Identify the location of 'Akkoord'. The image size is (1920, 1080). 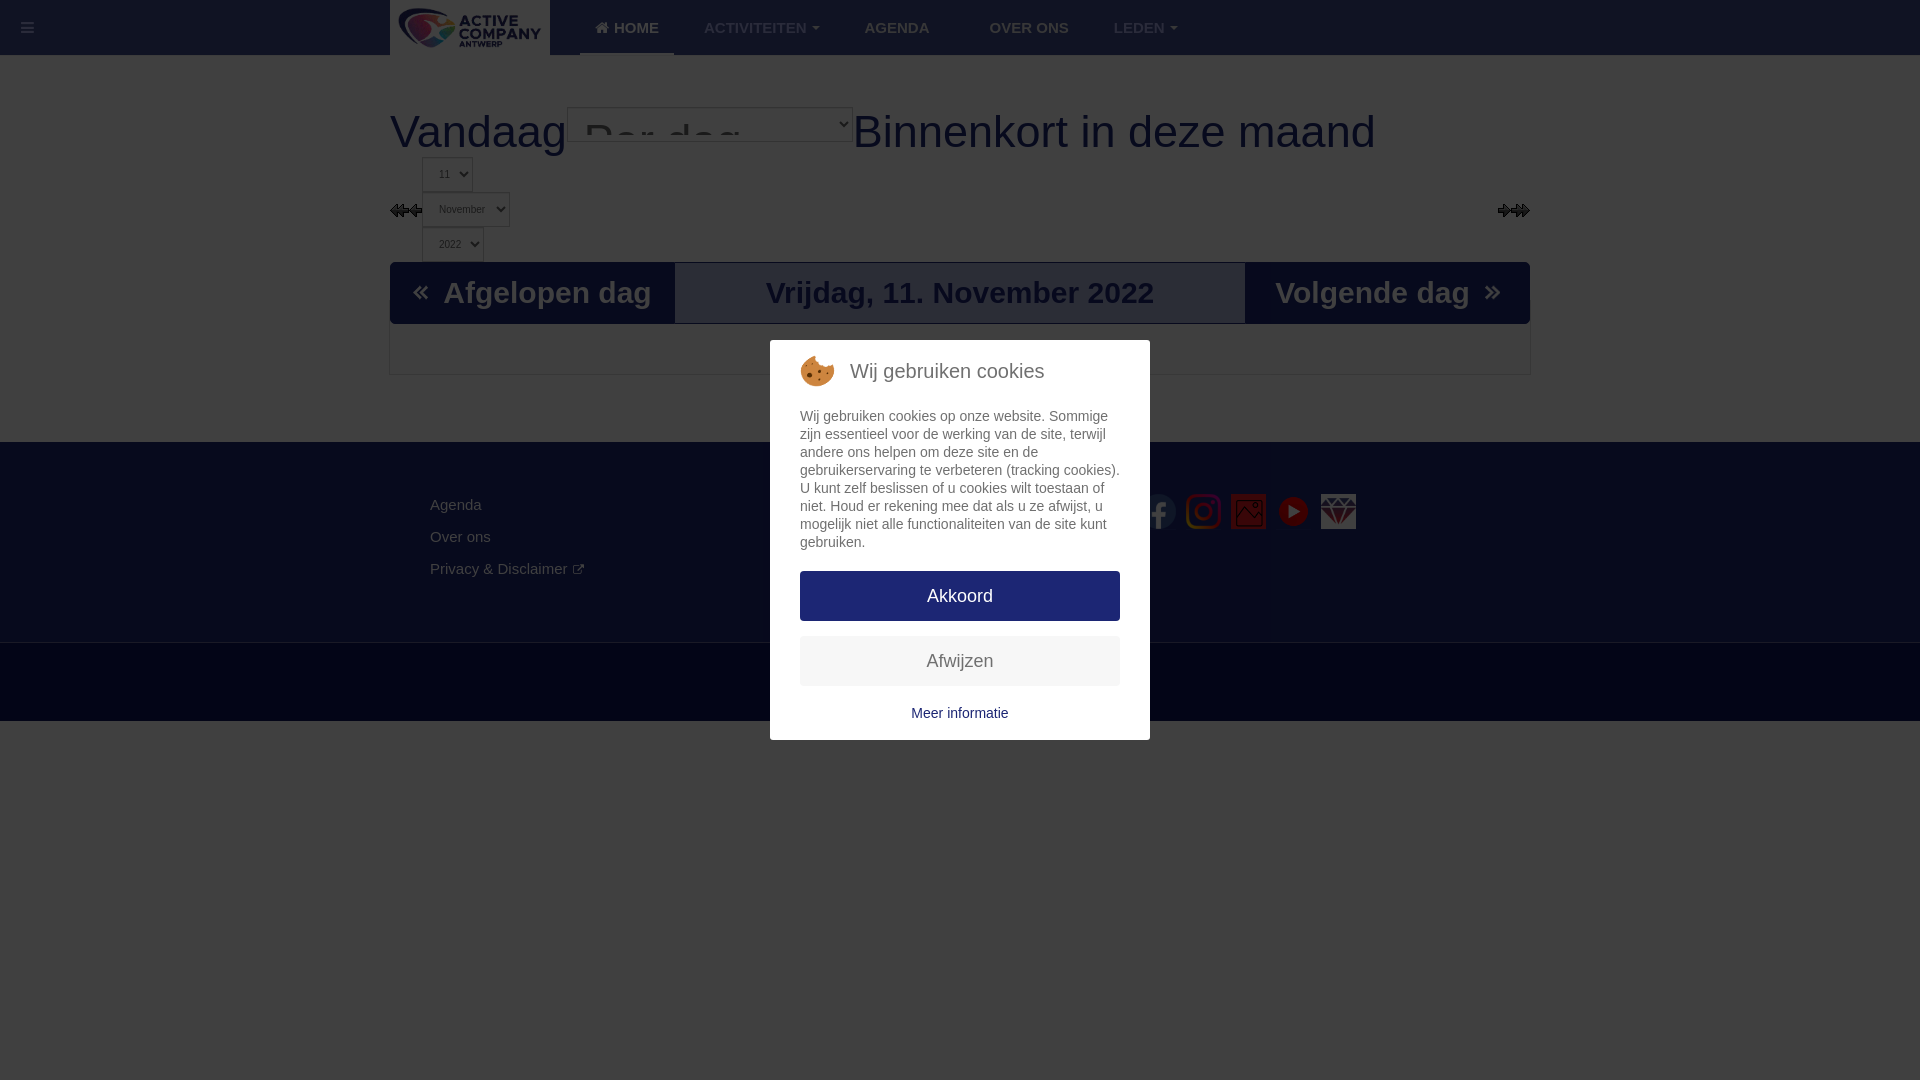
(960, 595).